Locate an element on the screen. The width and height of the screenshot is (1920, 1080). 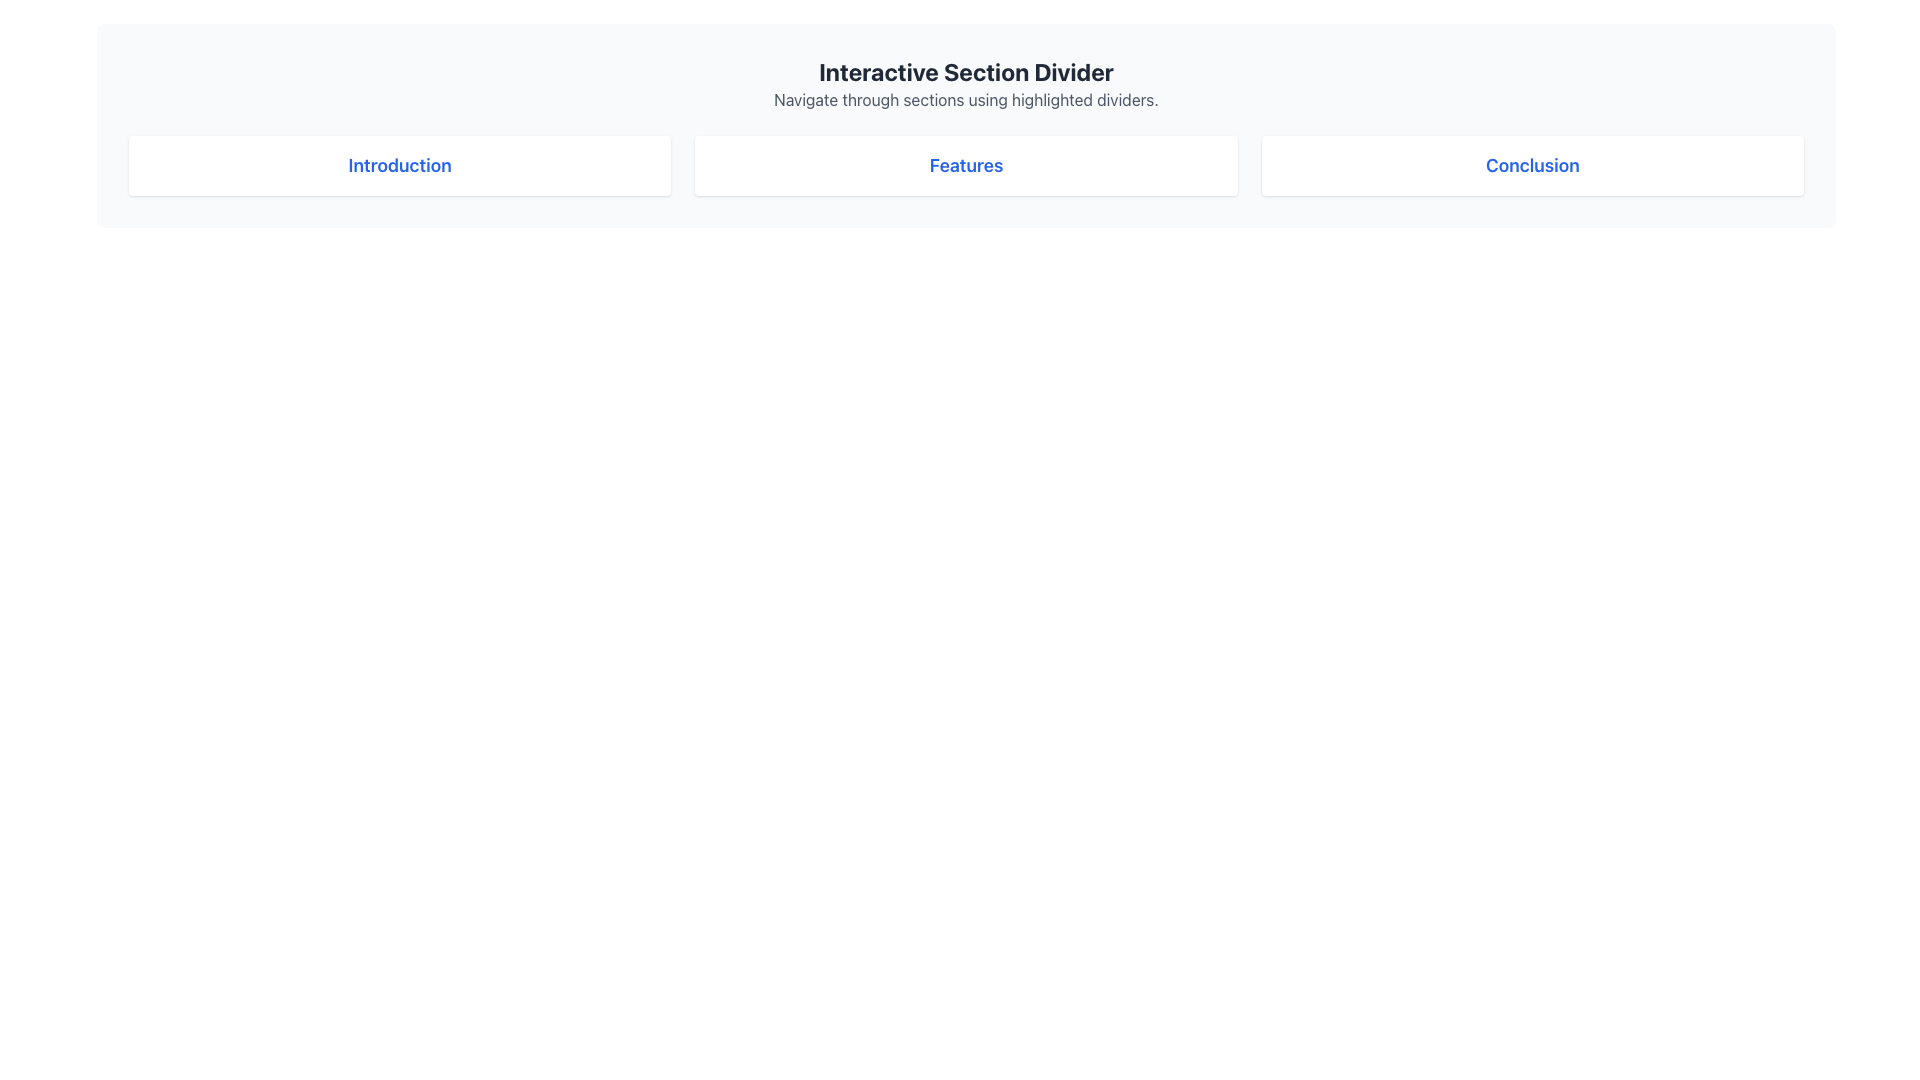
the 'Introduction' button, which is the first option in a grid layout with a white background and blue bold text is located at coordinates (400, 164).